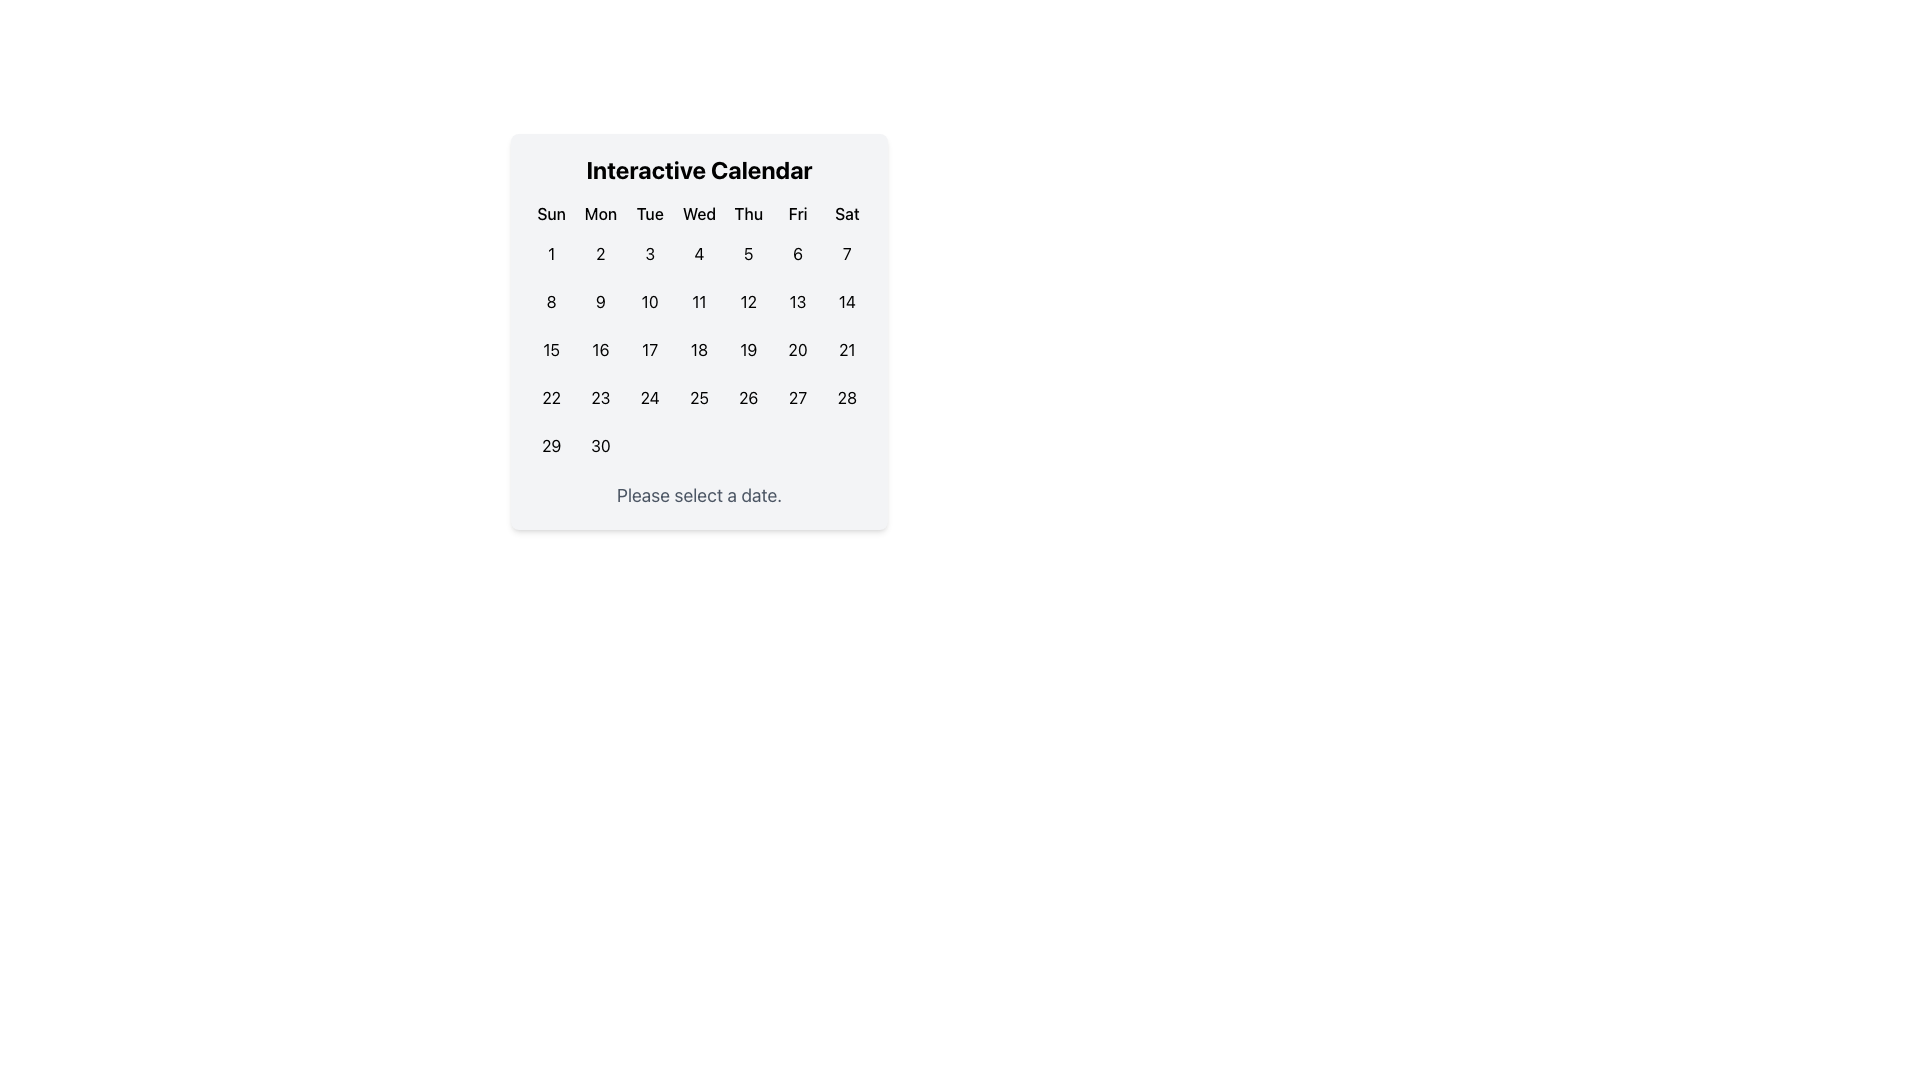 This screenshot has height=1080, width=1920. Describe the element at coordinates (847, 349) in the screenshot. I see `the button representing the 21st day in the calendar, located in the seventh column of the fourth row under the heading 'Sat'` at that location.